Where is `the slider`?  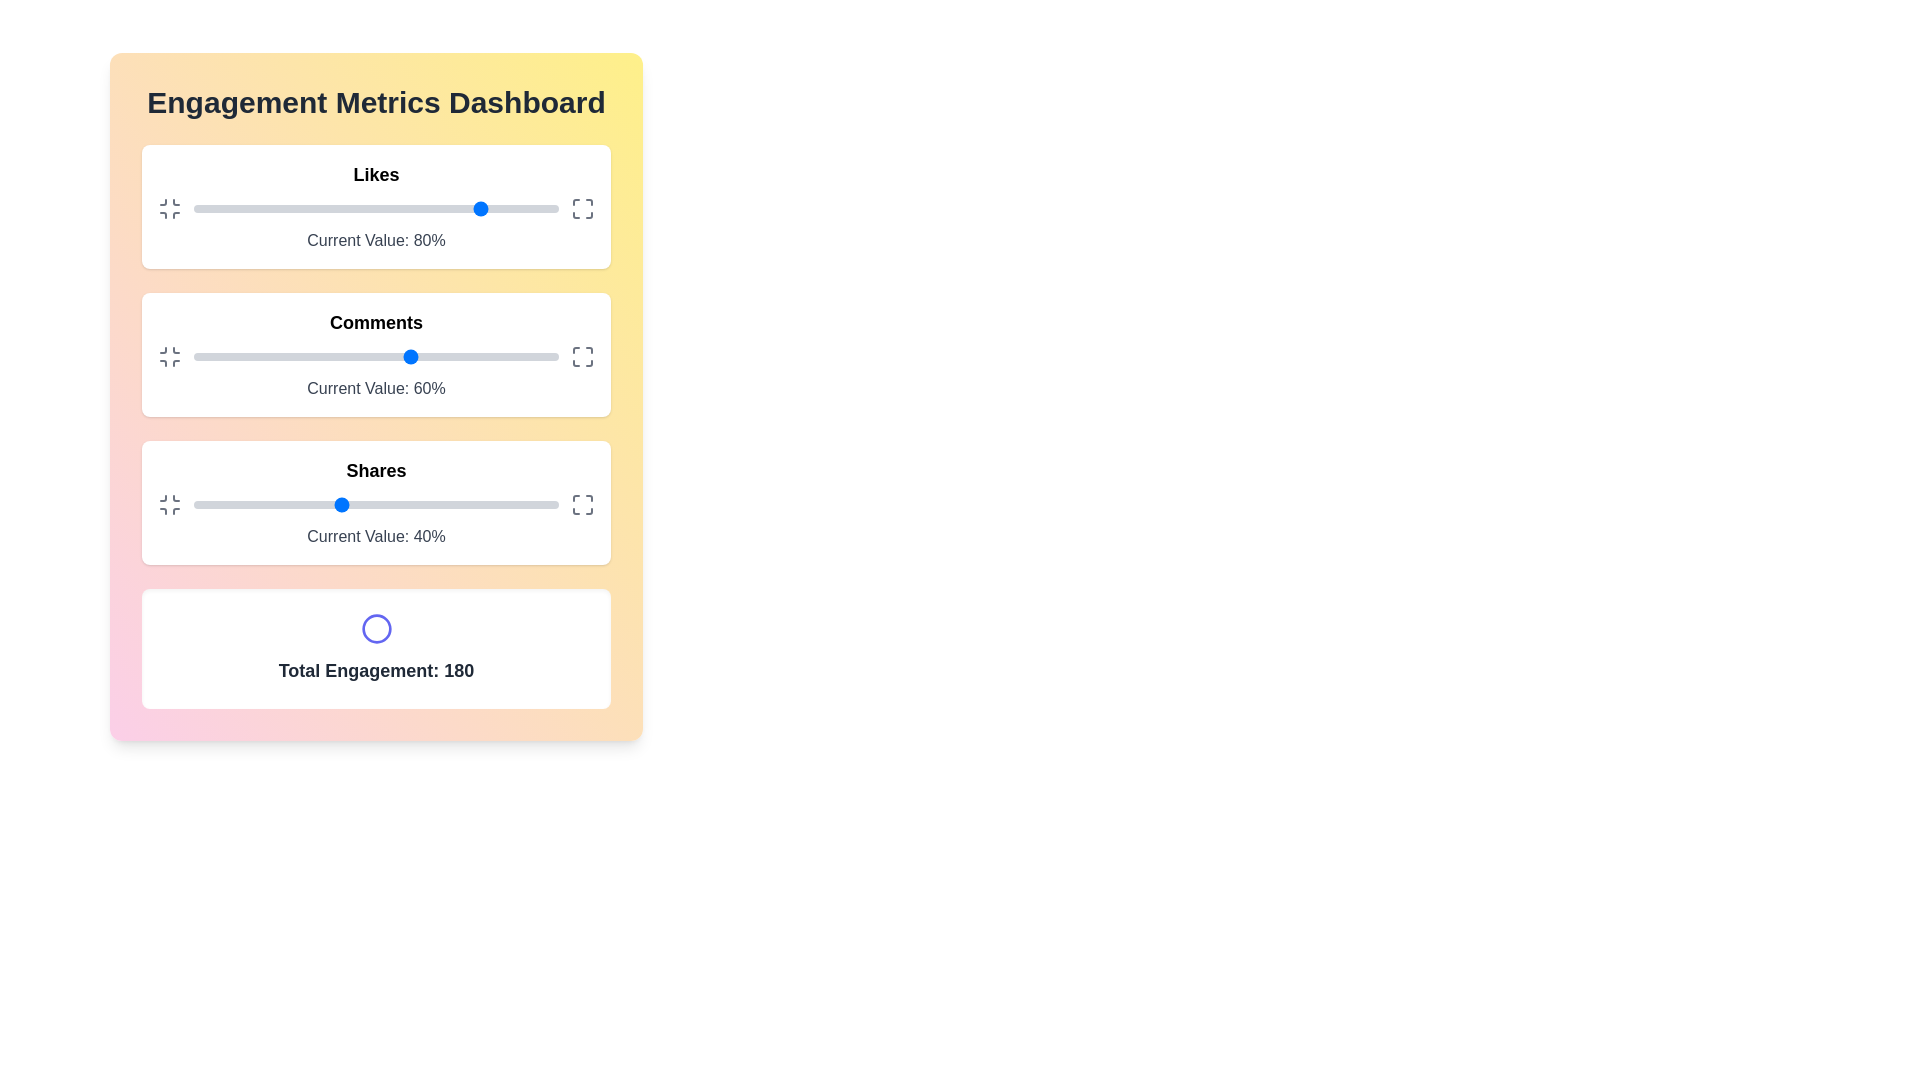
the slider is located at coordinates (489, 208).